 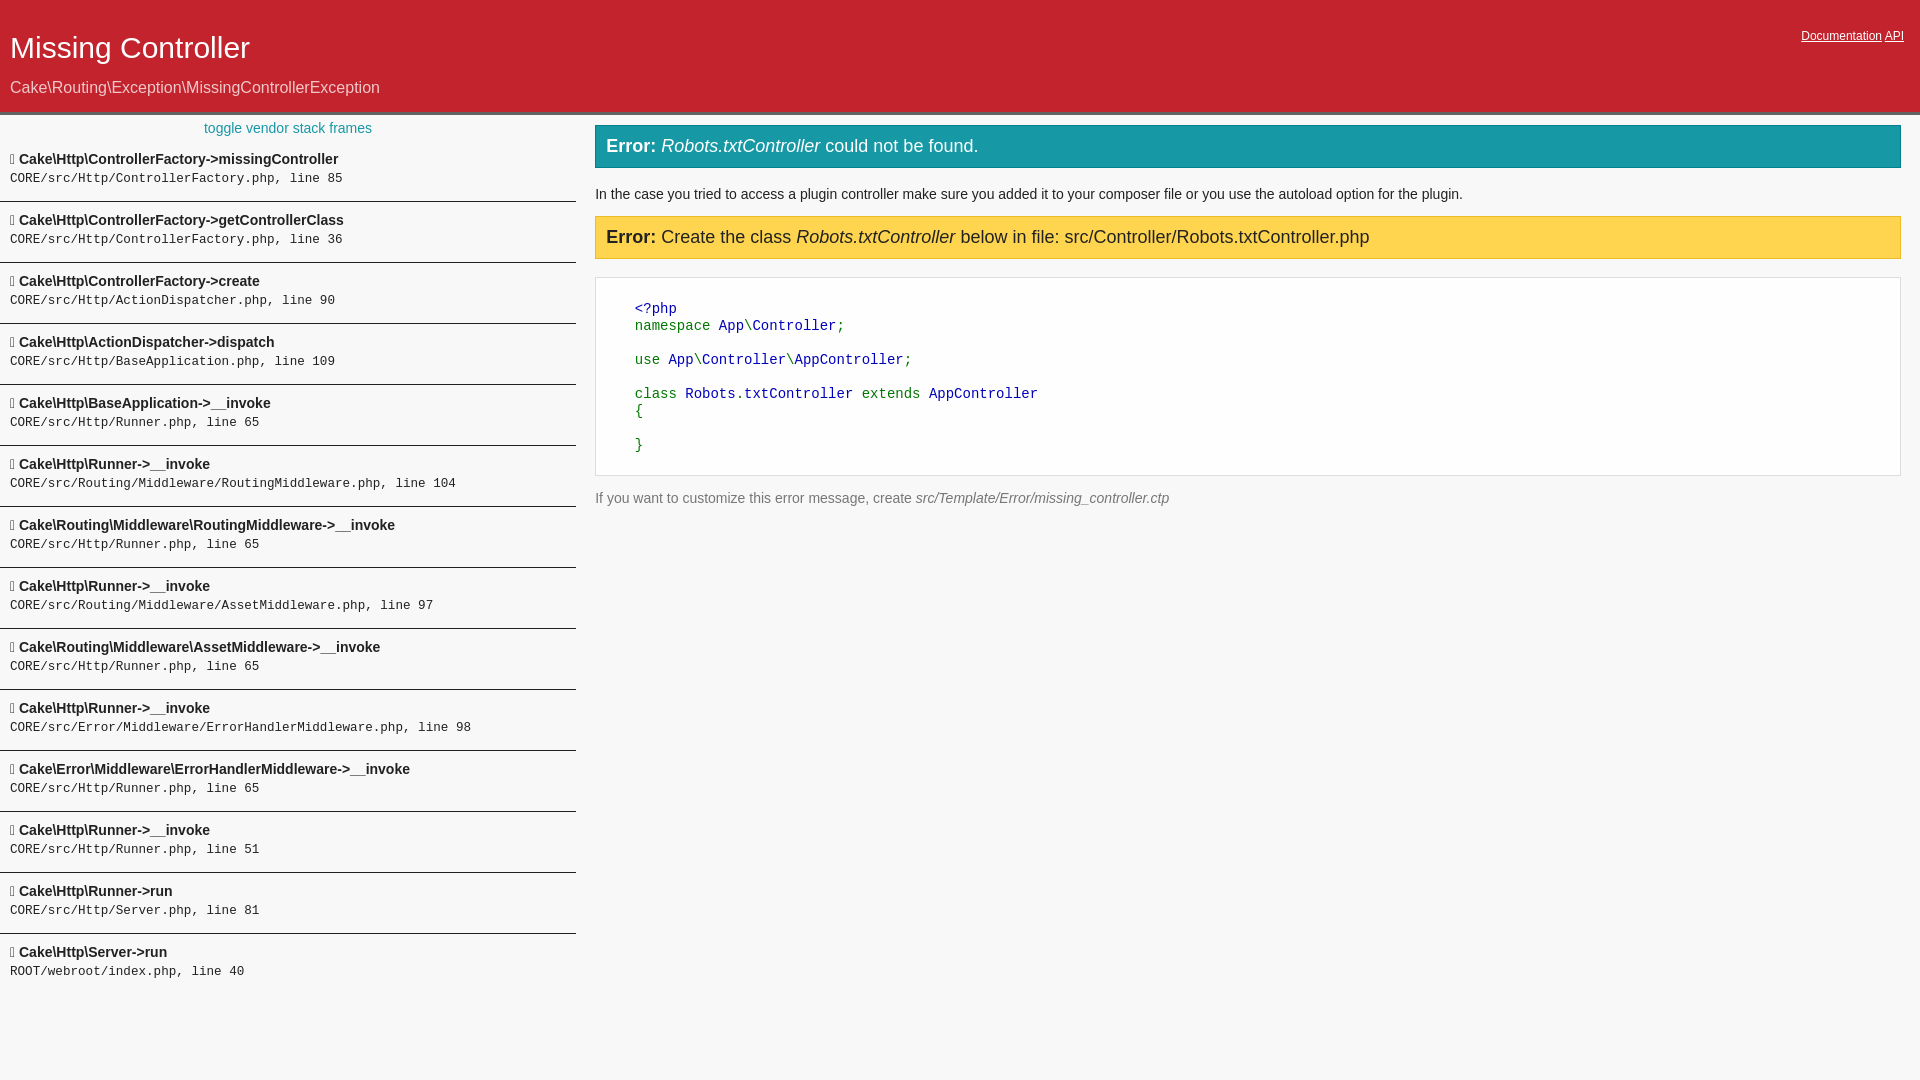 What do you see at coordinates (287, 127) in the screenshot?
I see `'toggle vendor stack frames'` at bounding box center [287, 127].